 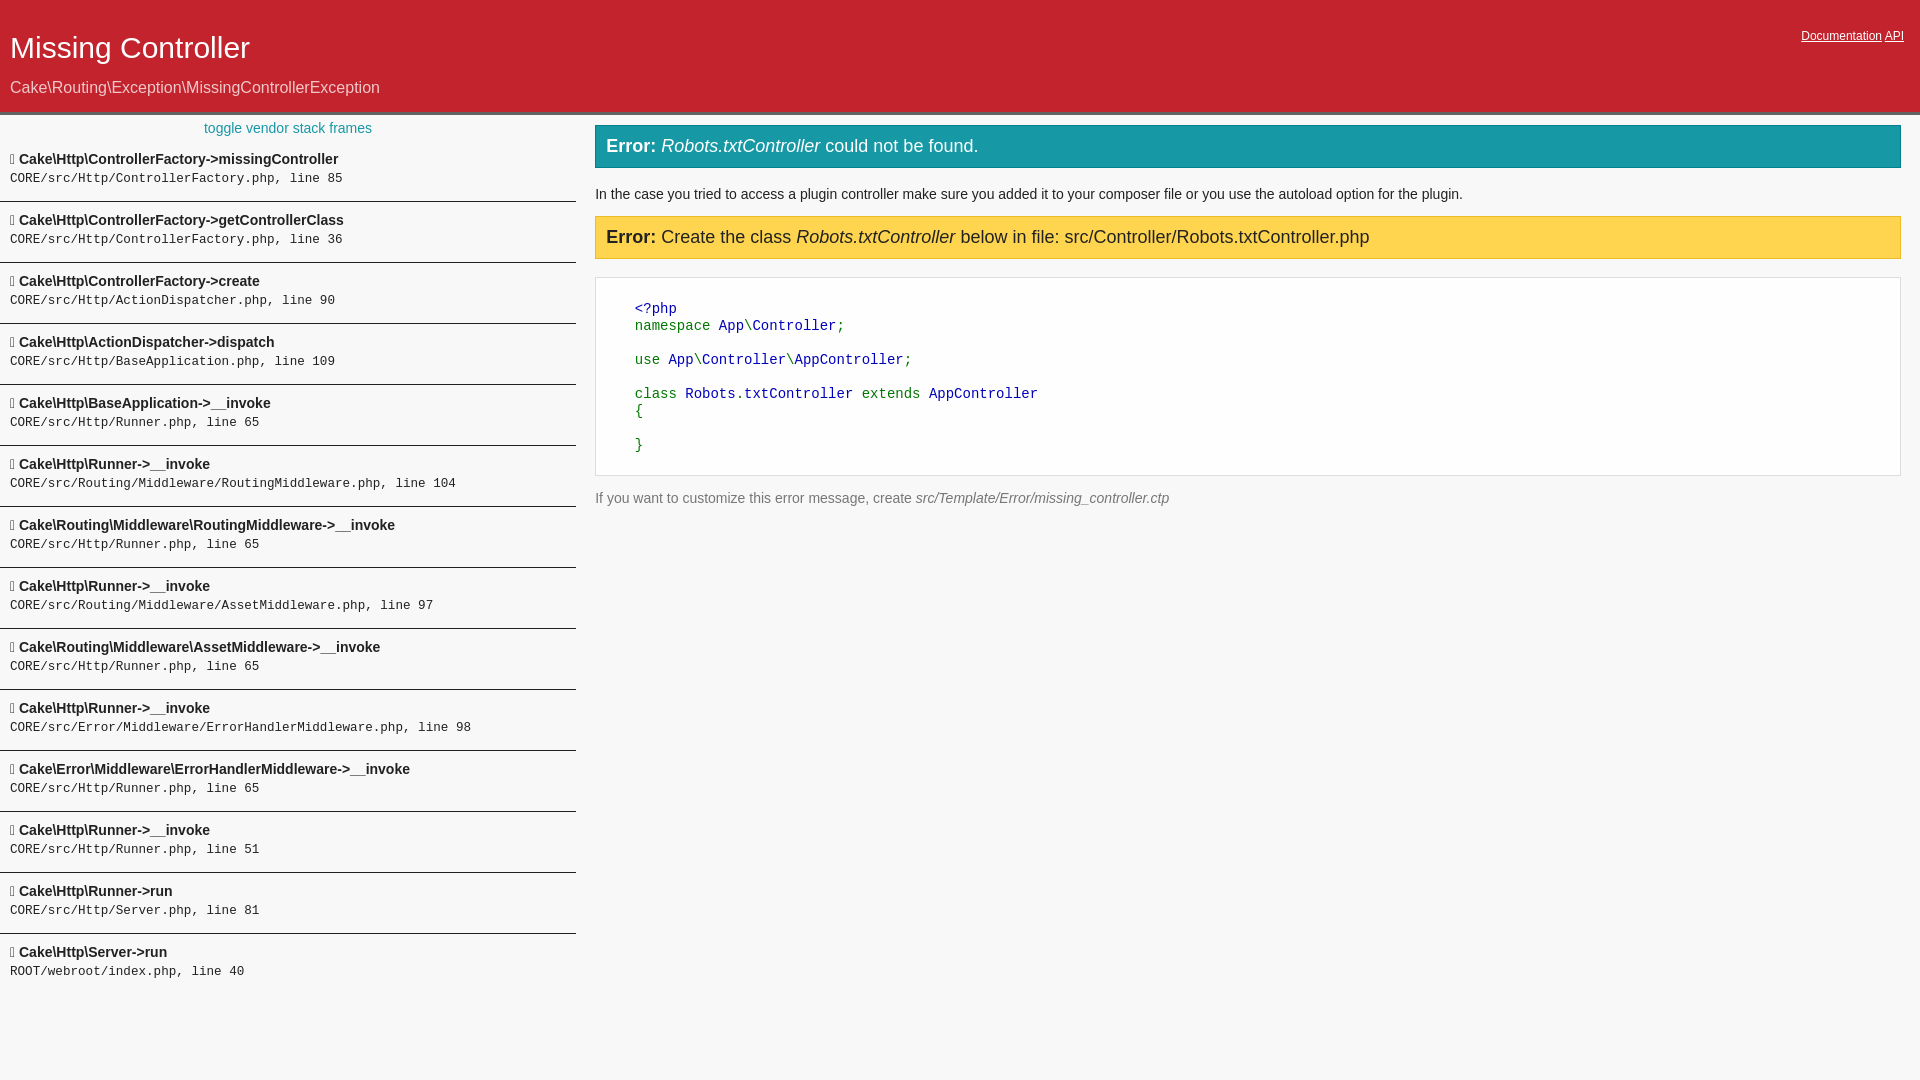 What do you see at coordinates (287, 127) in the screenshot?
I see `'toggle vendor stack frames'` at bounding box center [287, 127].